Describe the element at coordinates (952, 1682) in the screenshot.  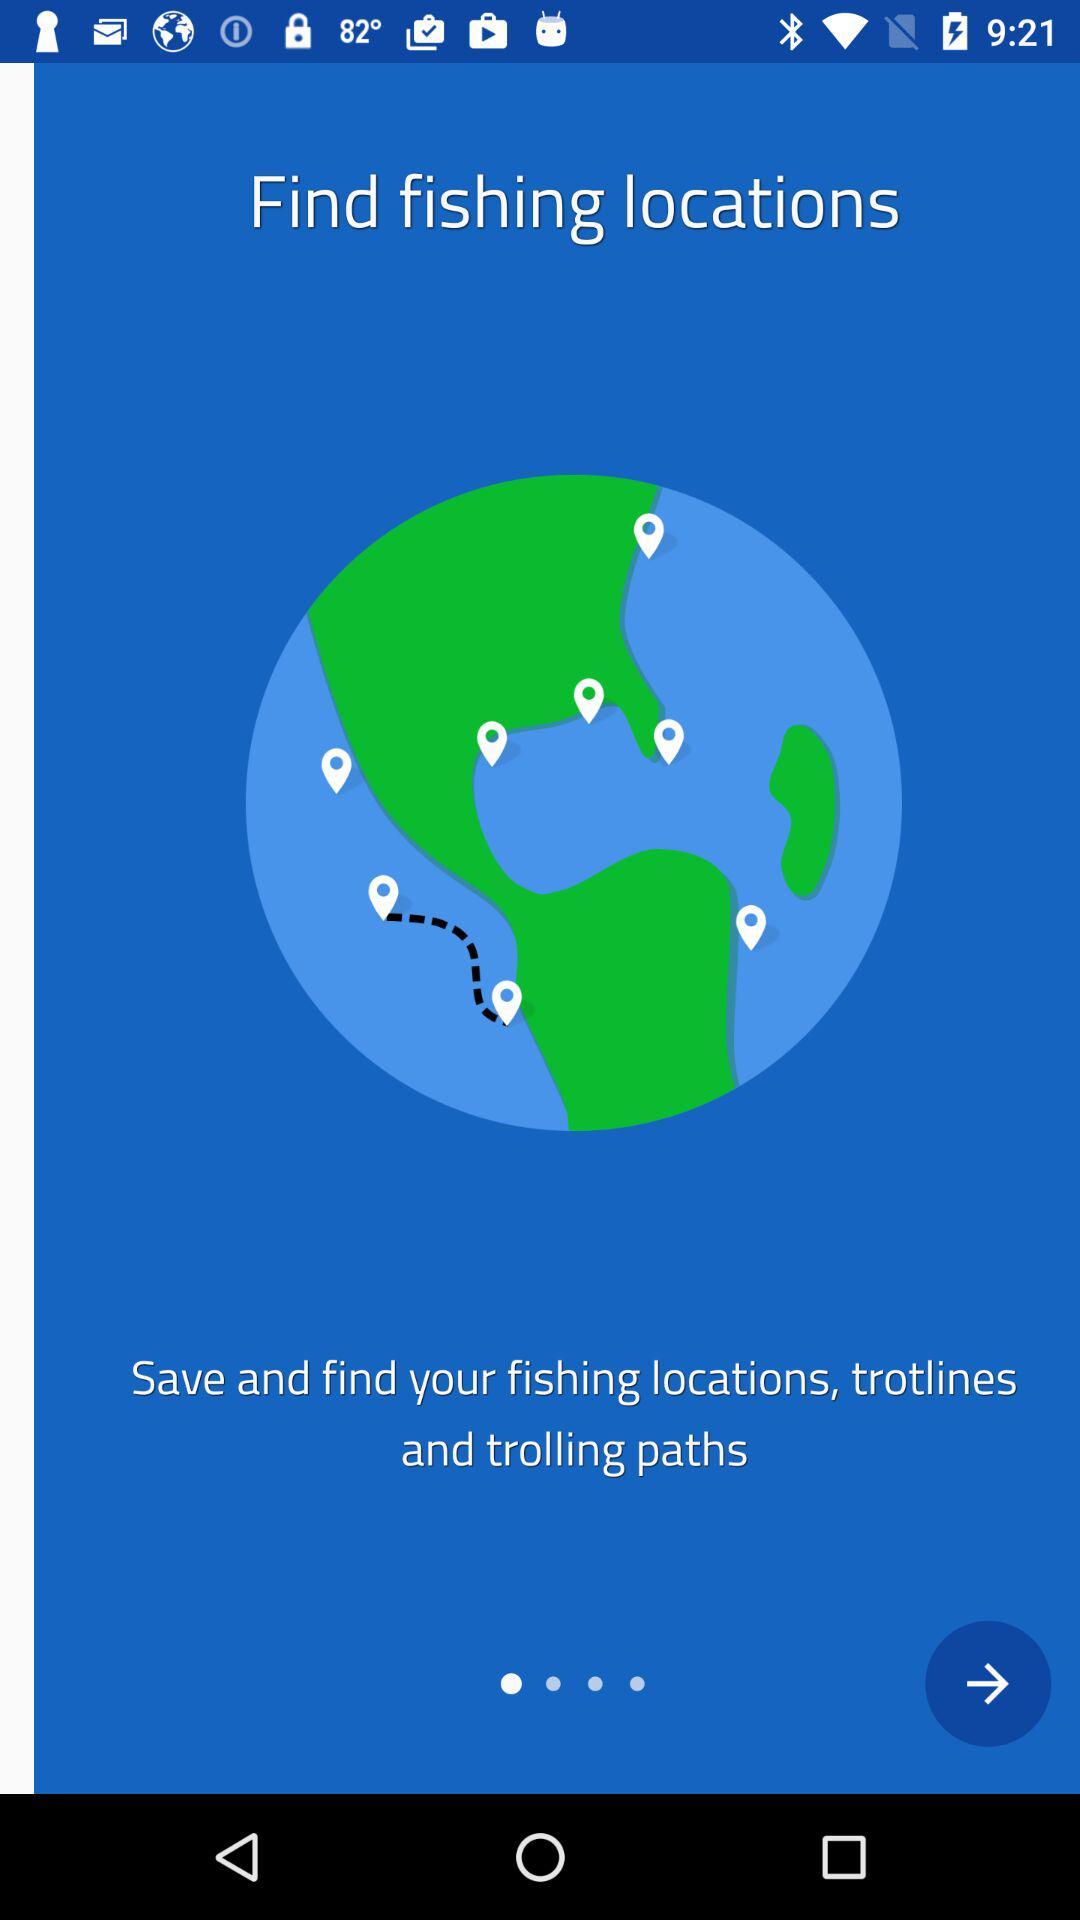
I see `go next` at that location.